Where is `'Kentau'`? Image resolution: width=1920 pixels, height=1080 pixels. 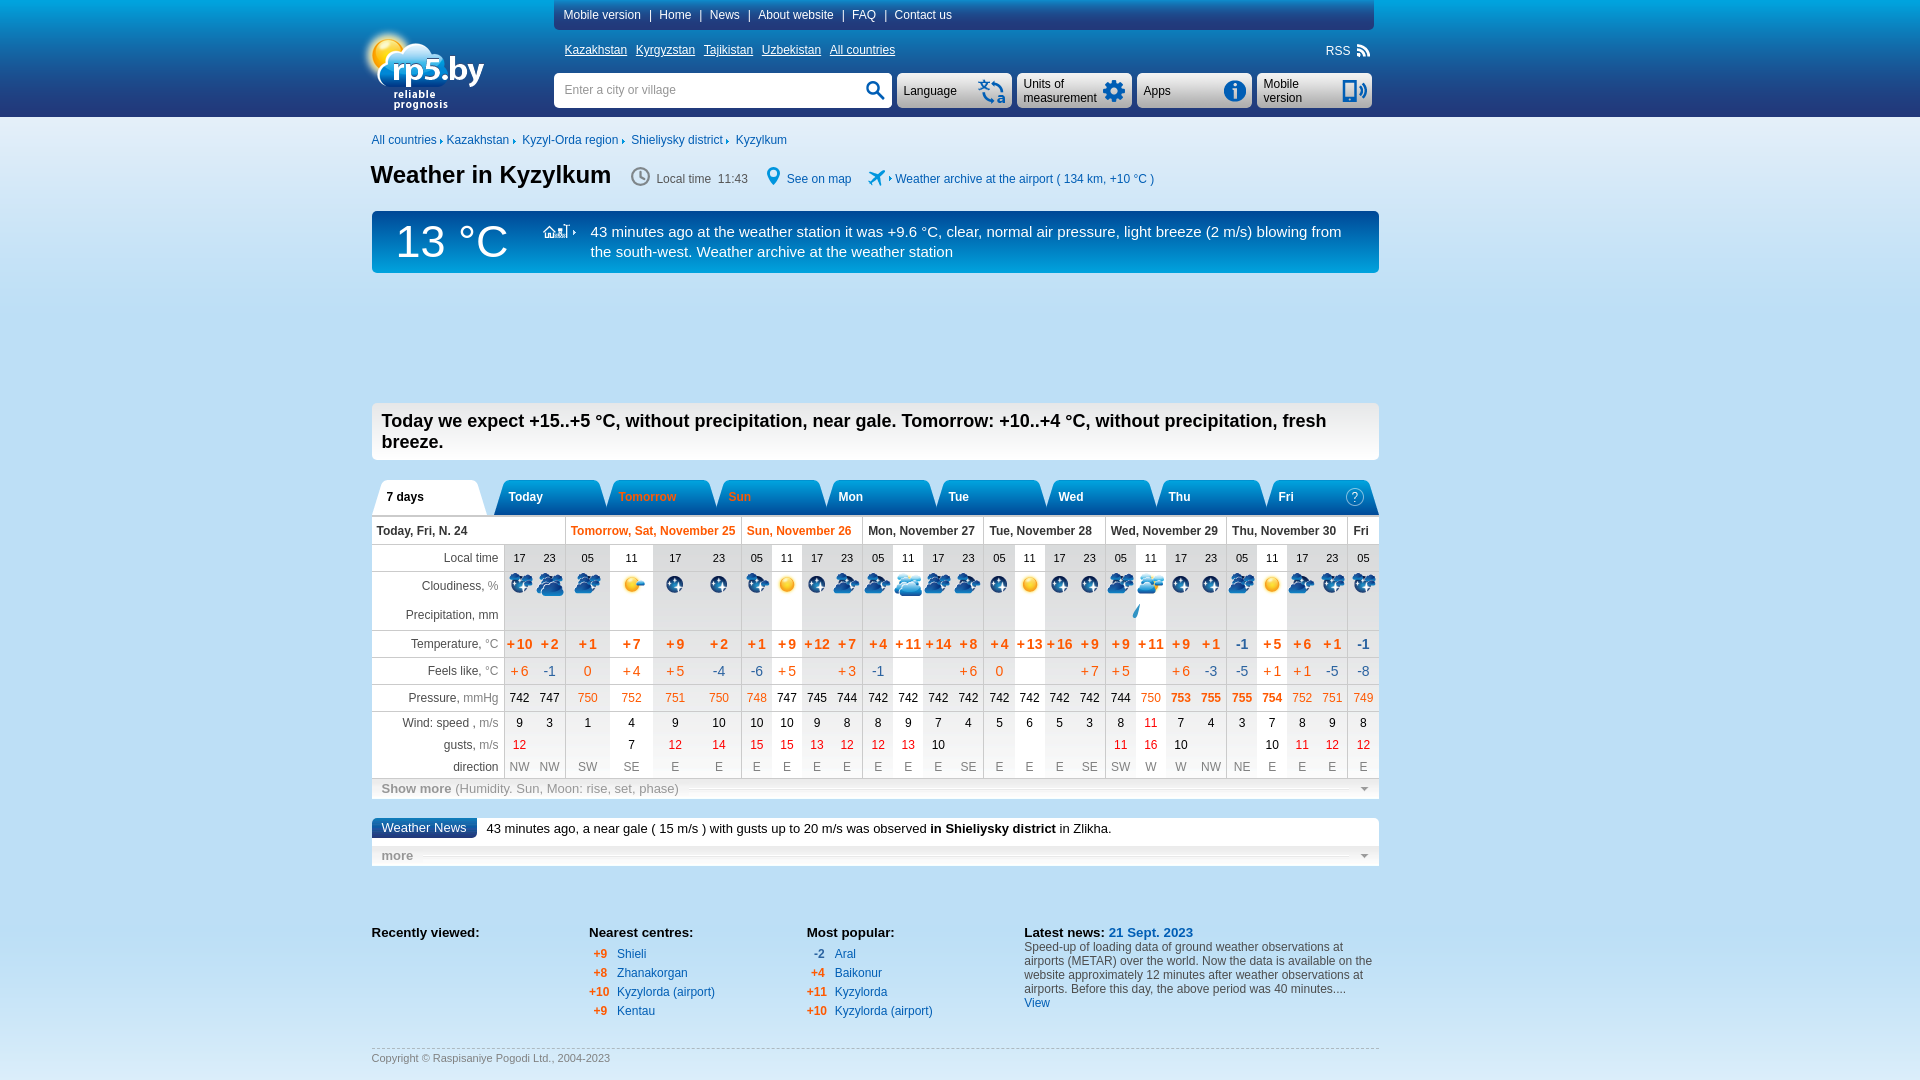 'Kentau' is located at coordinates (634, 1010).